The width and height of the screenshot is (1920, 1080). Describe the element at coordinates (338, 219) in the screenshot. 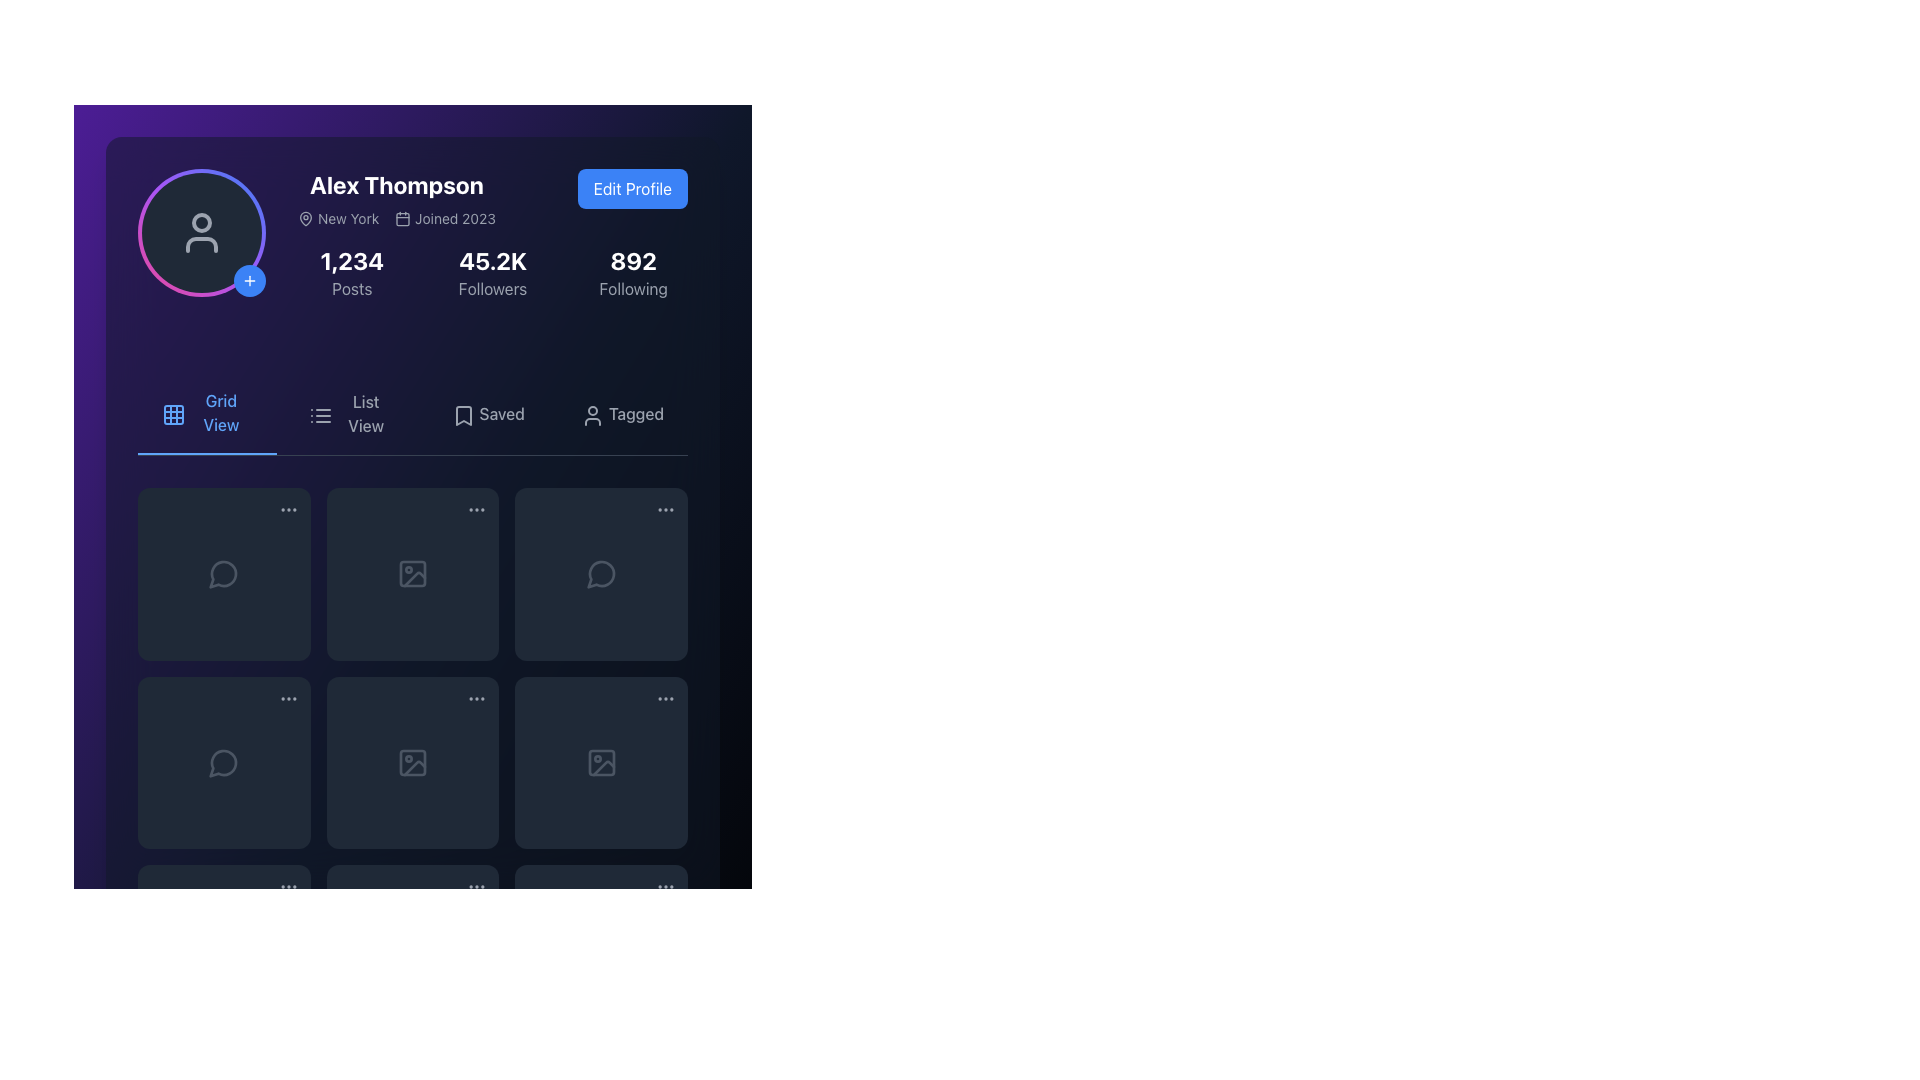

I see `the Text label with an accompanying icon located in the header section, which provides a location indicator for the user beneath the username 'Alex Thompson.'` at that location.